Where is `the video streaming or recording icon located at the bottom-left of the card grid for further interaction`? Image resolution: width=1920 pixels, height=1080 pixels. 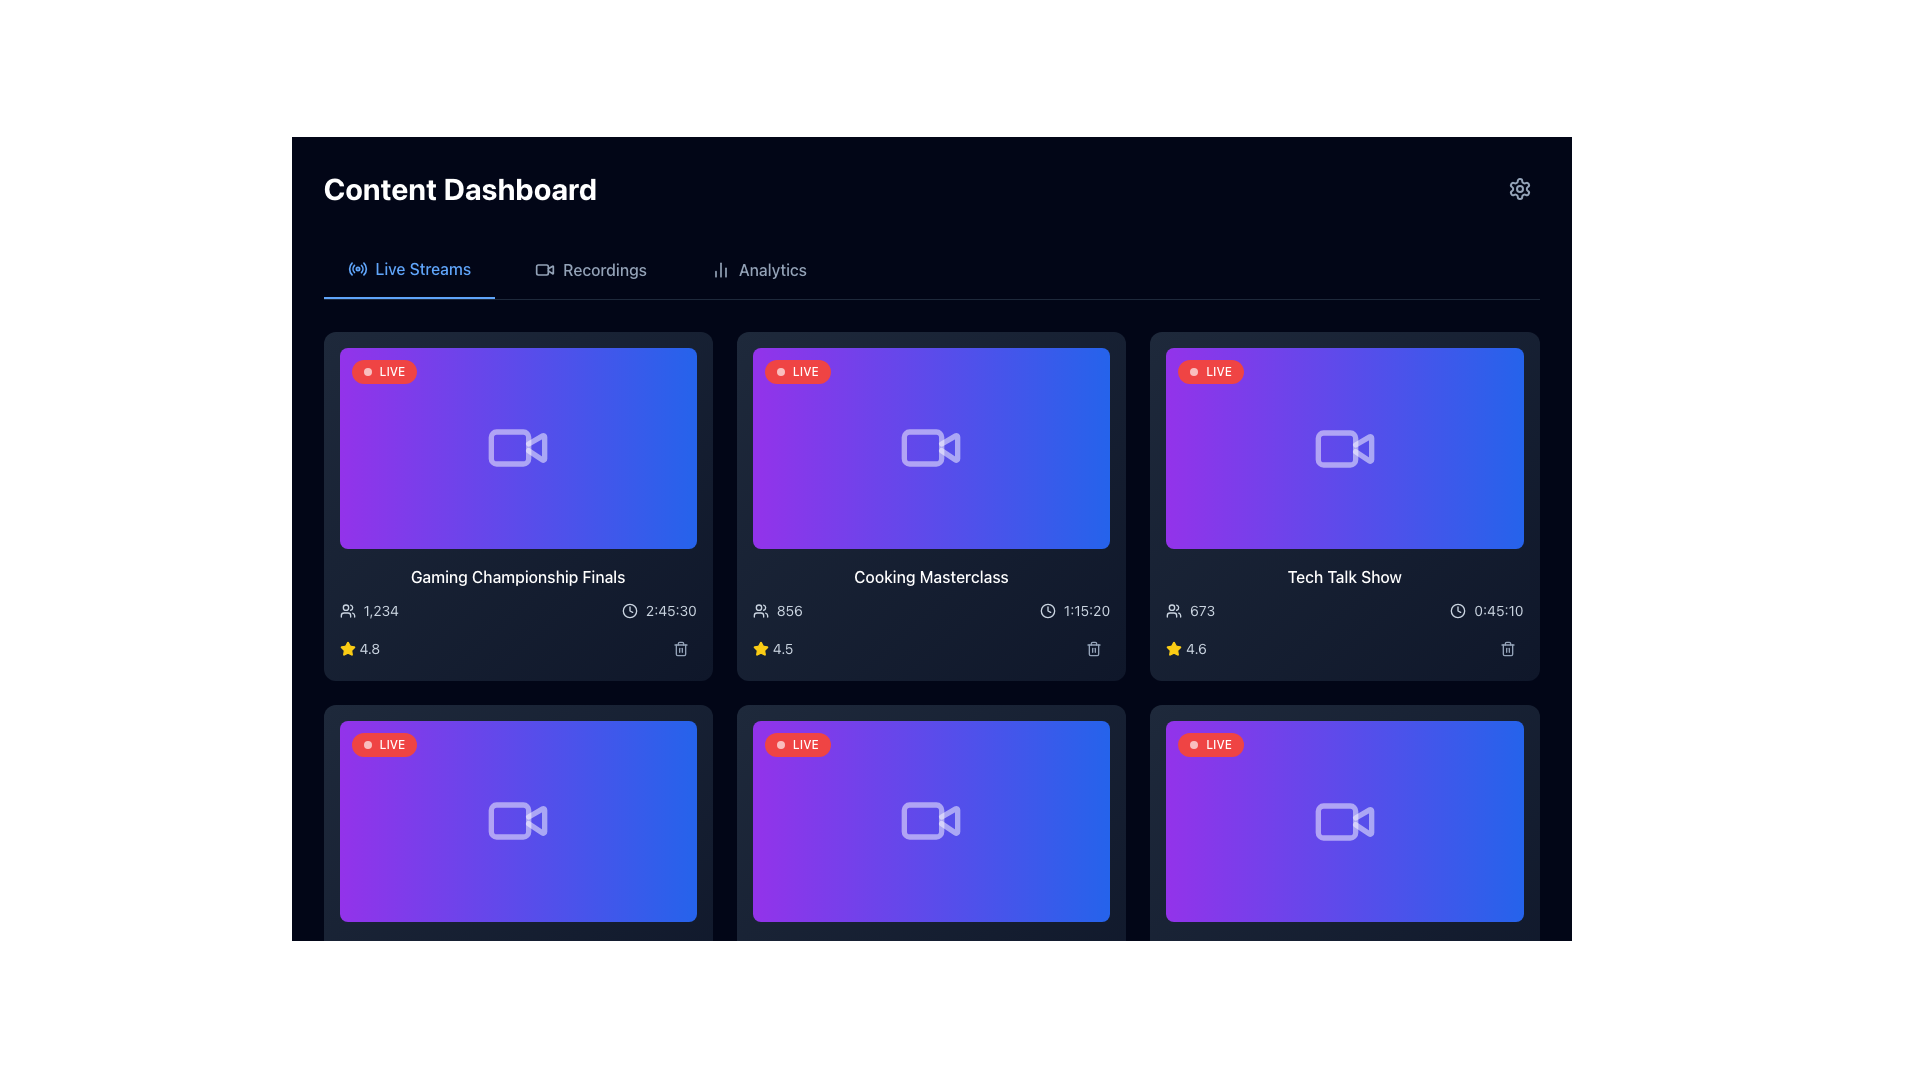
the video streaming or recording icon located at the bottom-left of the card grid for further interaction is located at coordinates (518, 821).